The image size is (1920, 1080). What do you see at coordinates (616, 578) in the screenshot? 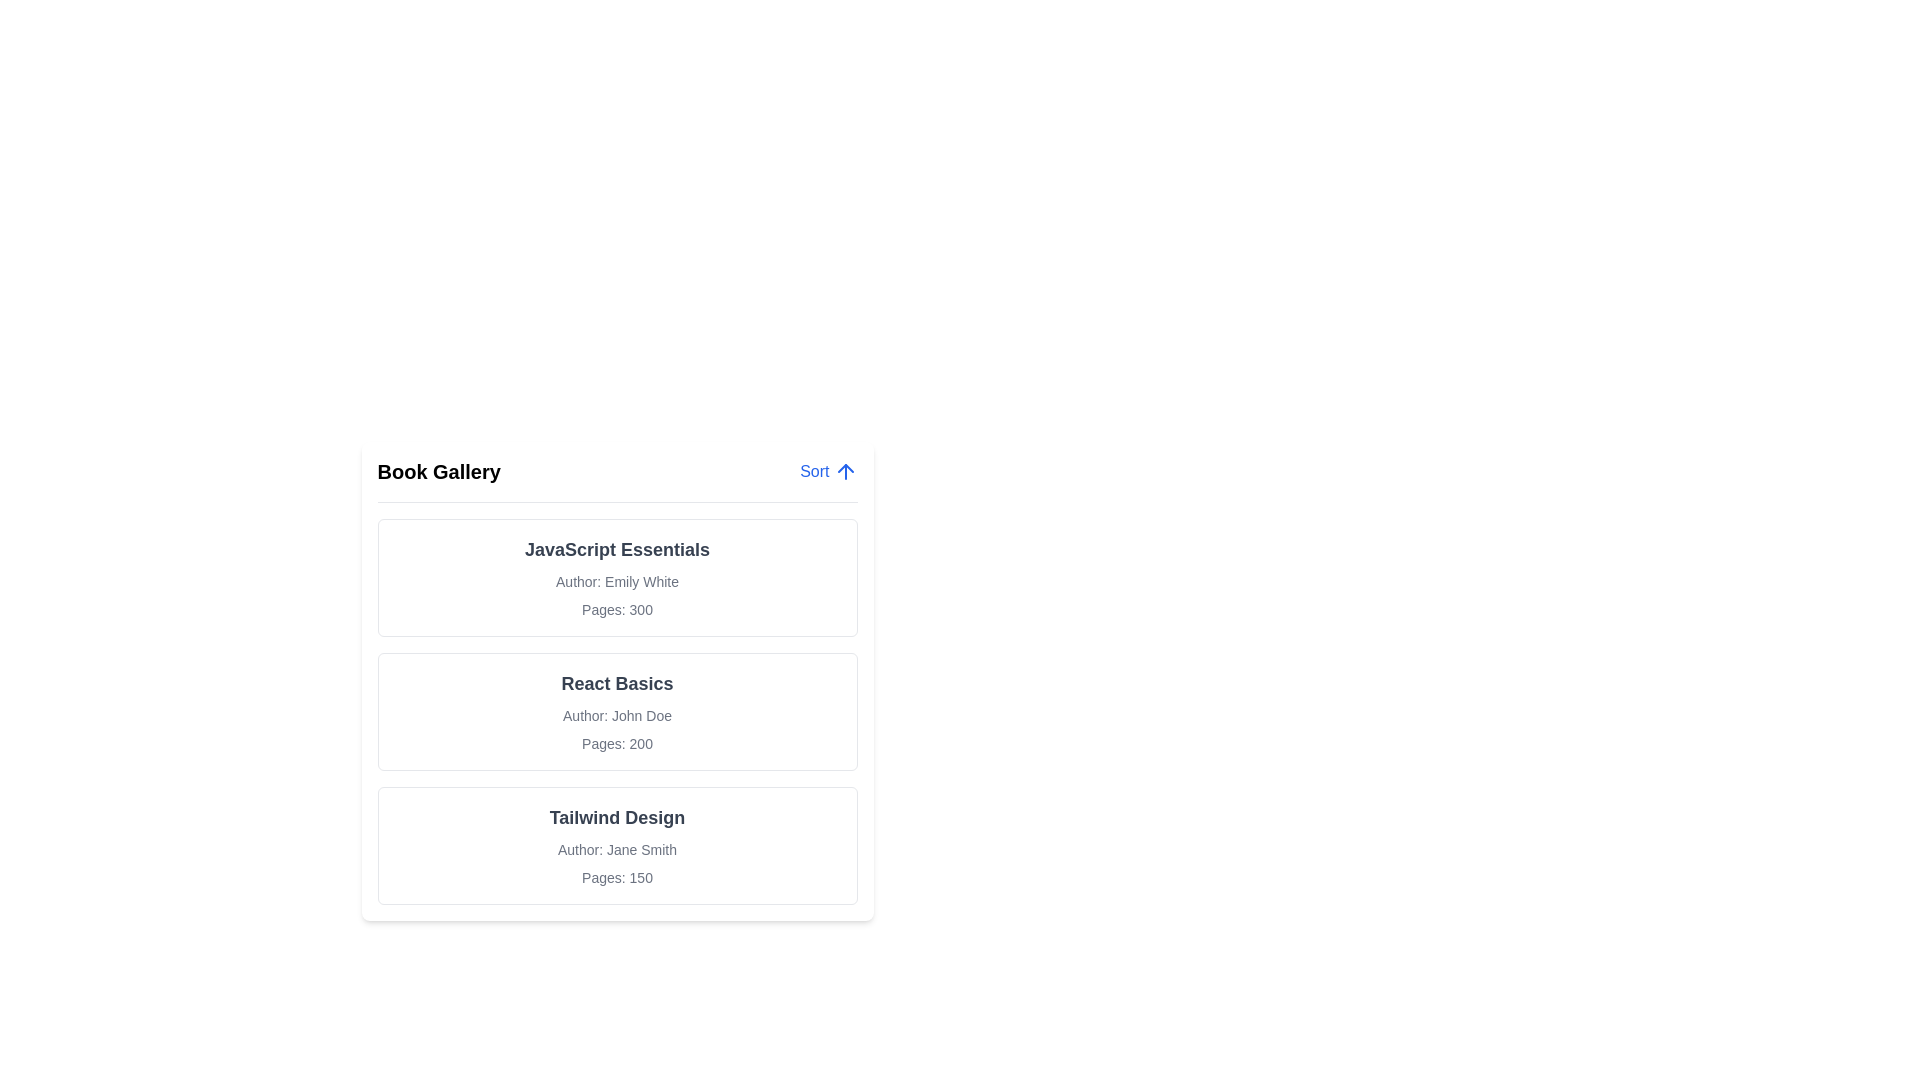
I see `the first Informational Card in the Book Gallery that displays the book title, author's name, and page count information` at bounding box center [616, 578].